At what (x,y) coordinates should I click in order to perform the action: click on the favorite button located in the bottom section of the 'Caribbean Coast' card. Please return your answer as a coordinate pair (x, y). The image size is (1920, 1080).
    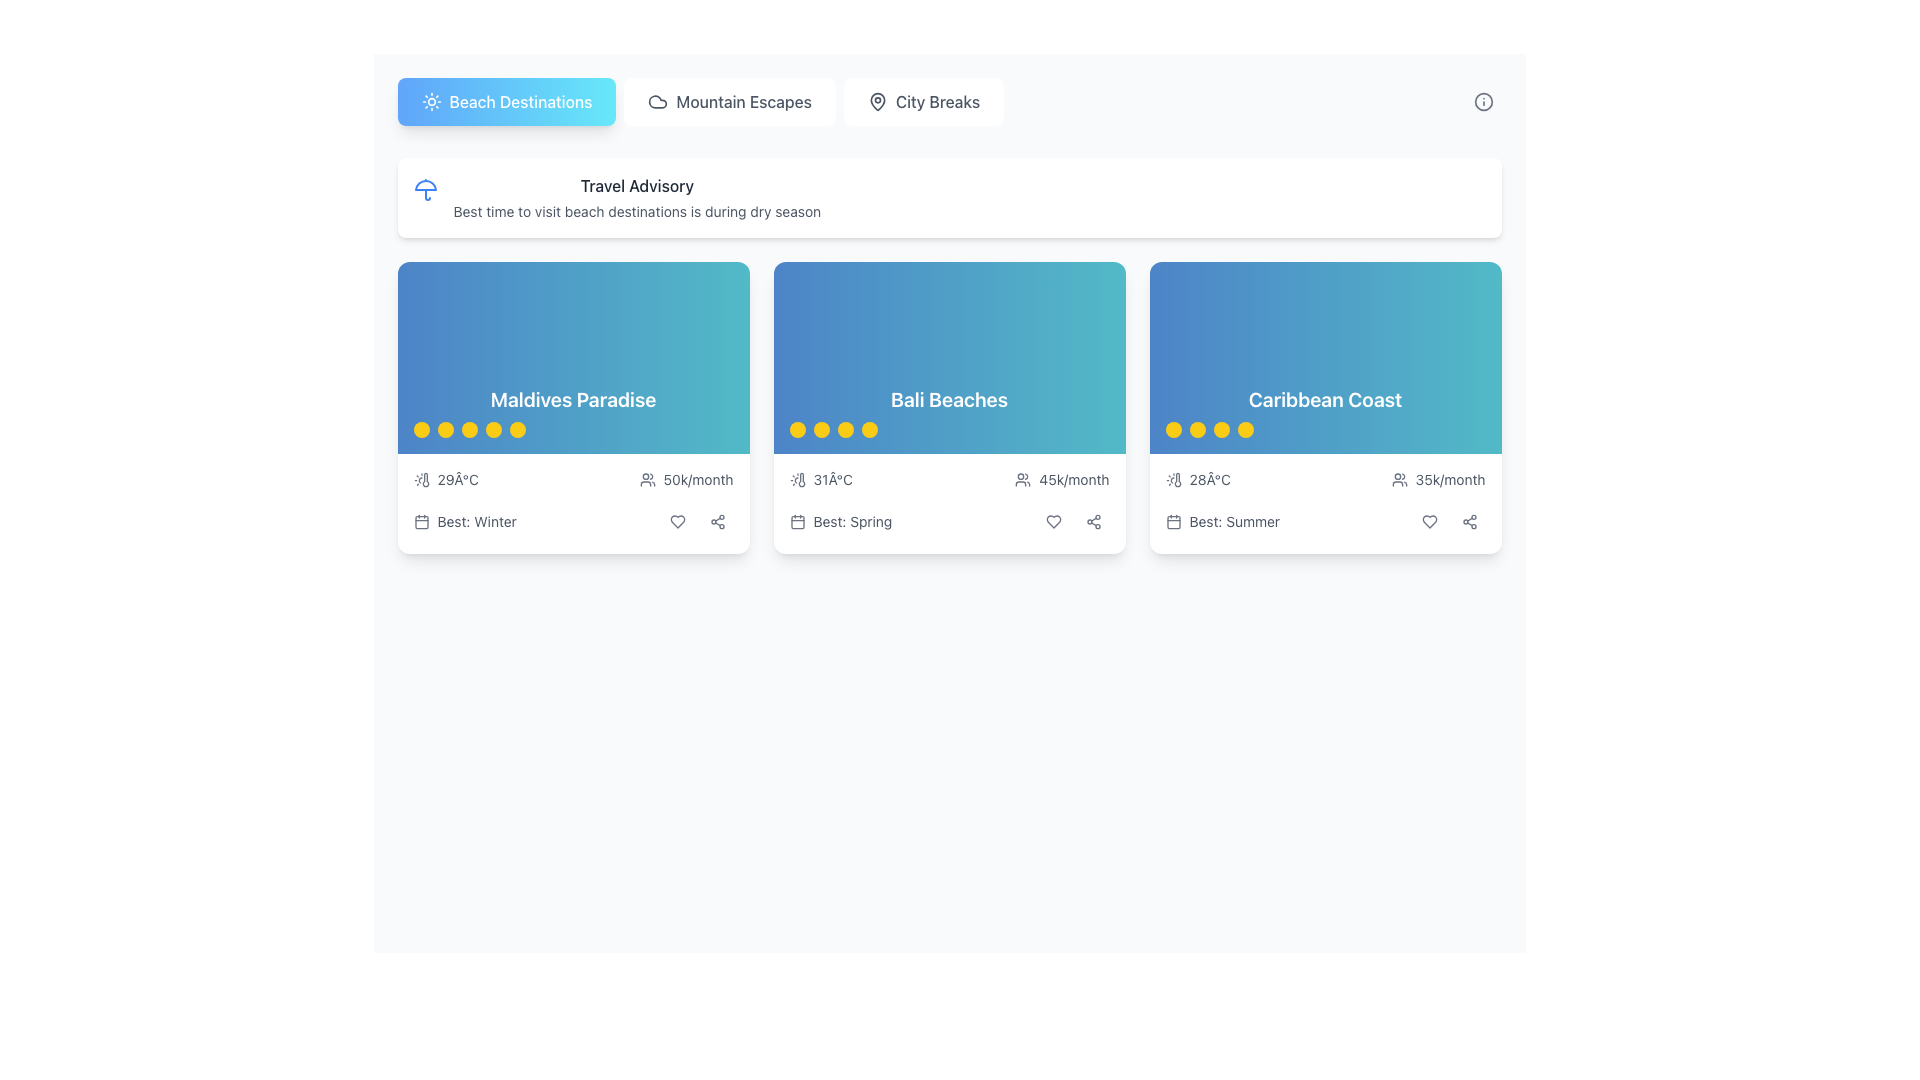
    Looking at the image, I should click on (1428, 520).